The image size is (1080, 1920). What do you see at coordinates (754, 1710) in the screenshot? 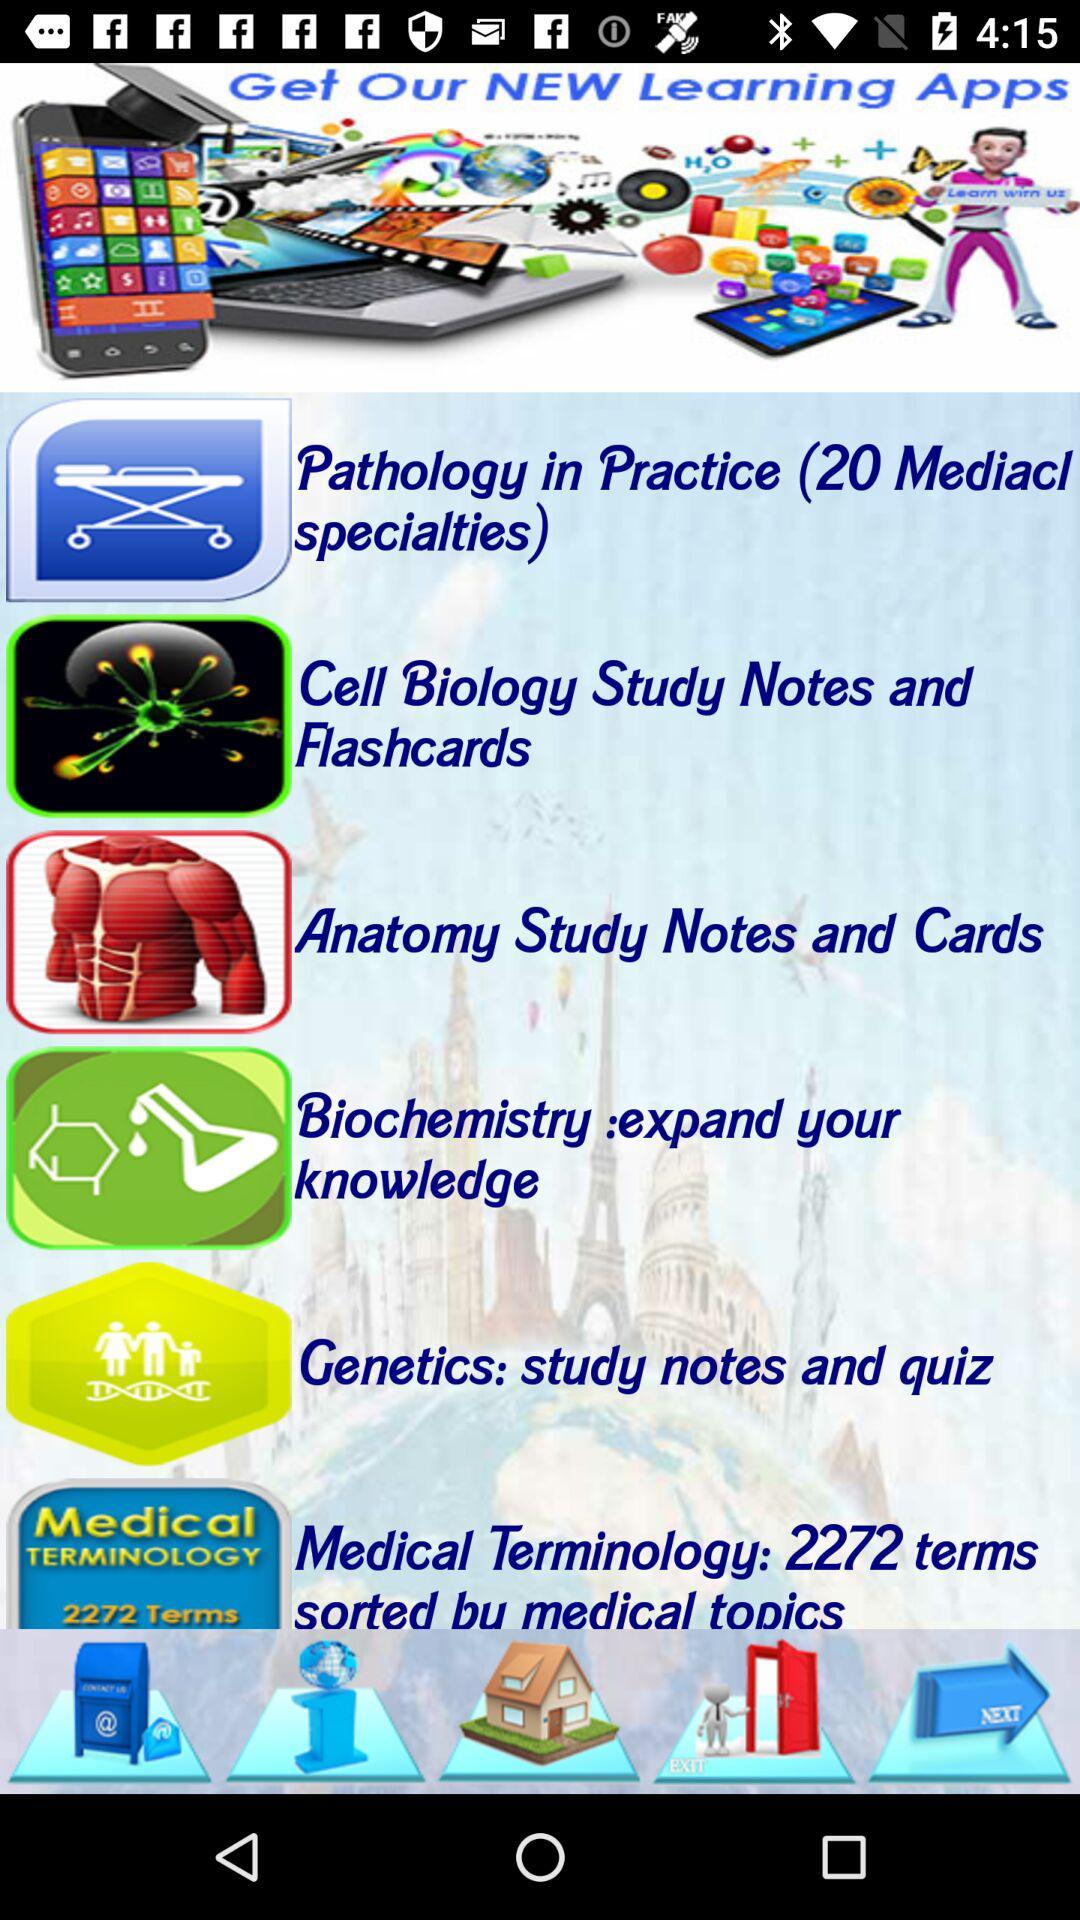
I see `the delete icon` at bounding box center [754, 1710].